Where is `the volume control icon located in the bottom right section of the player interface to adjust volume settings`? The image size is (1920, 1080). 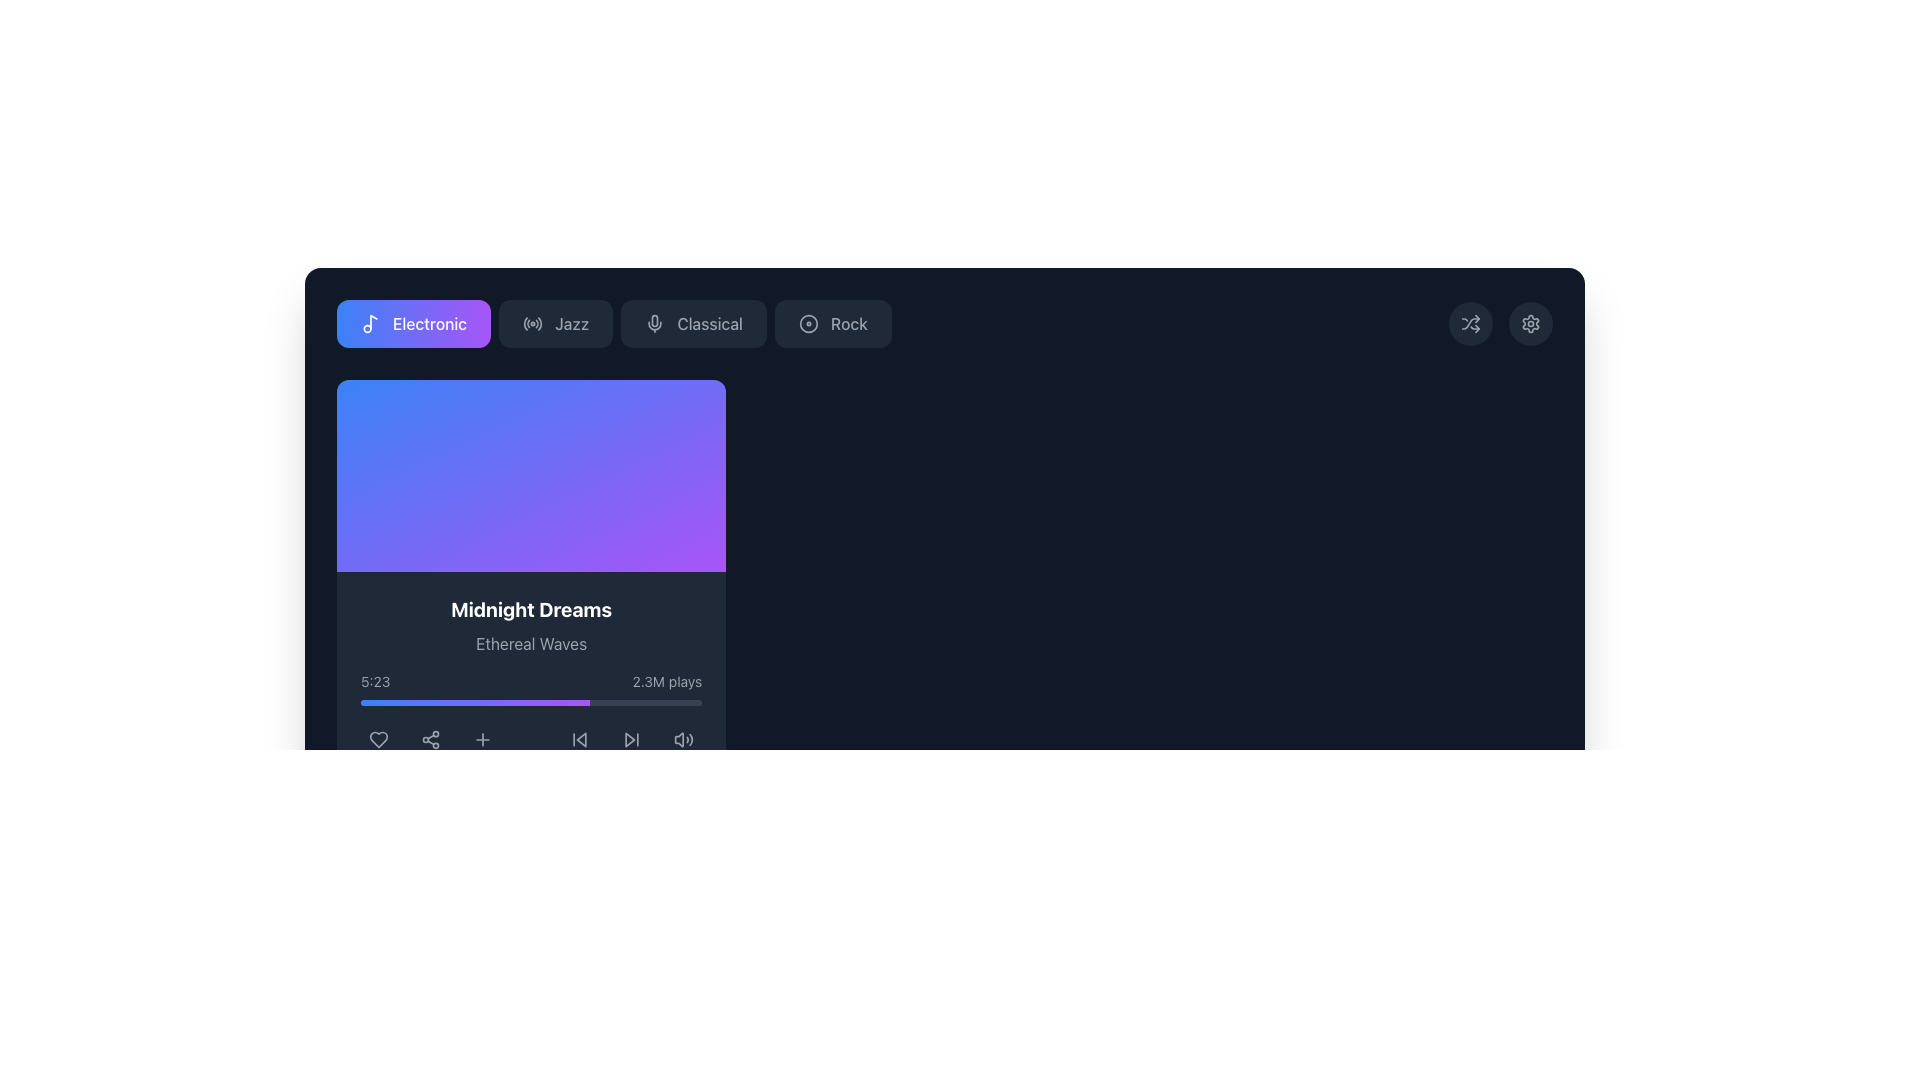 the volume control icon located in the bottom right section of the player interface to adjust volume settings is located at coordinates (684, 740).